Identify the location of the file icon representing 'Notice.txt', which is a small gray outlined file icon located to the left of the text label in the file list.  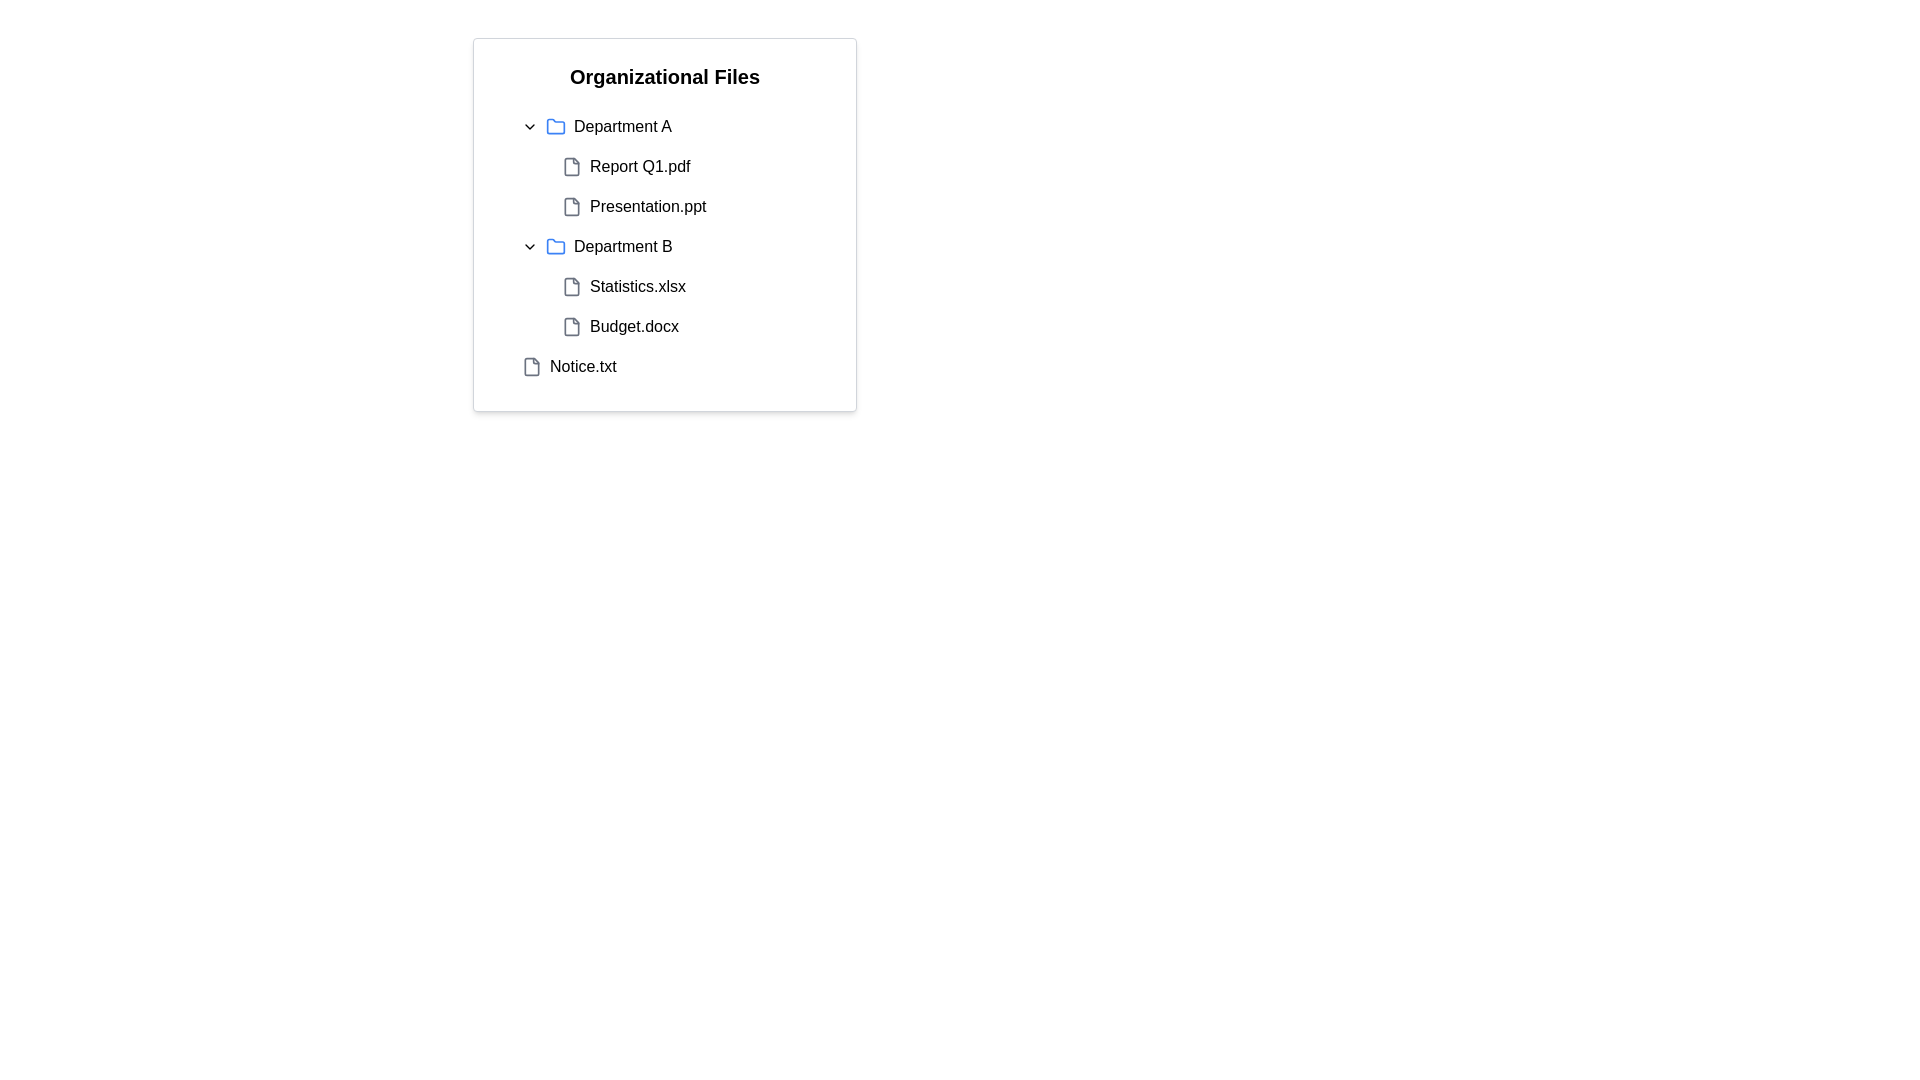
(532, 366).